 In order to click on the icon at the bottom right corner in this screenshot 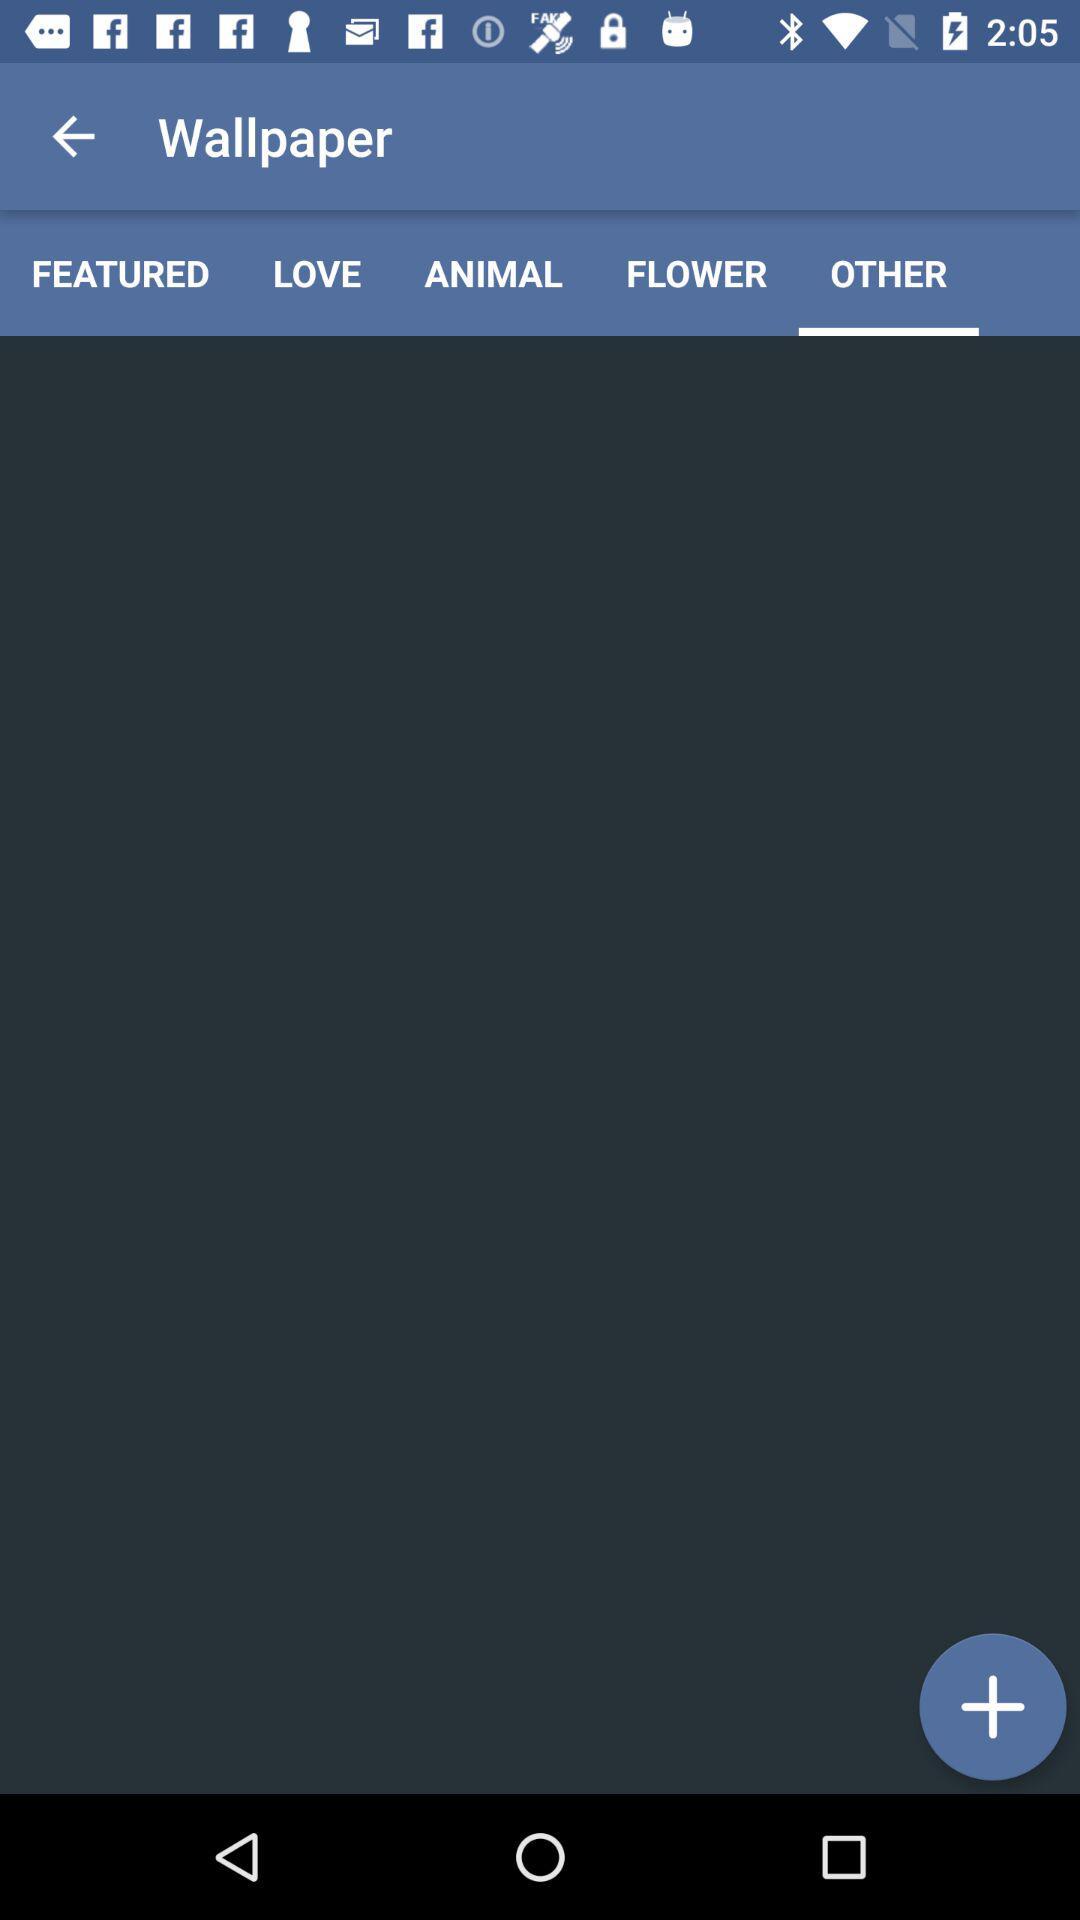, I will do `click(992, 1706)`.